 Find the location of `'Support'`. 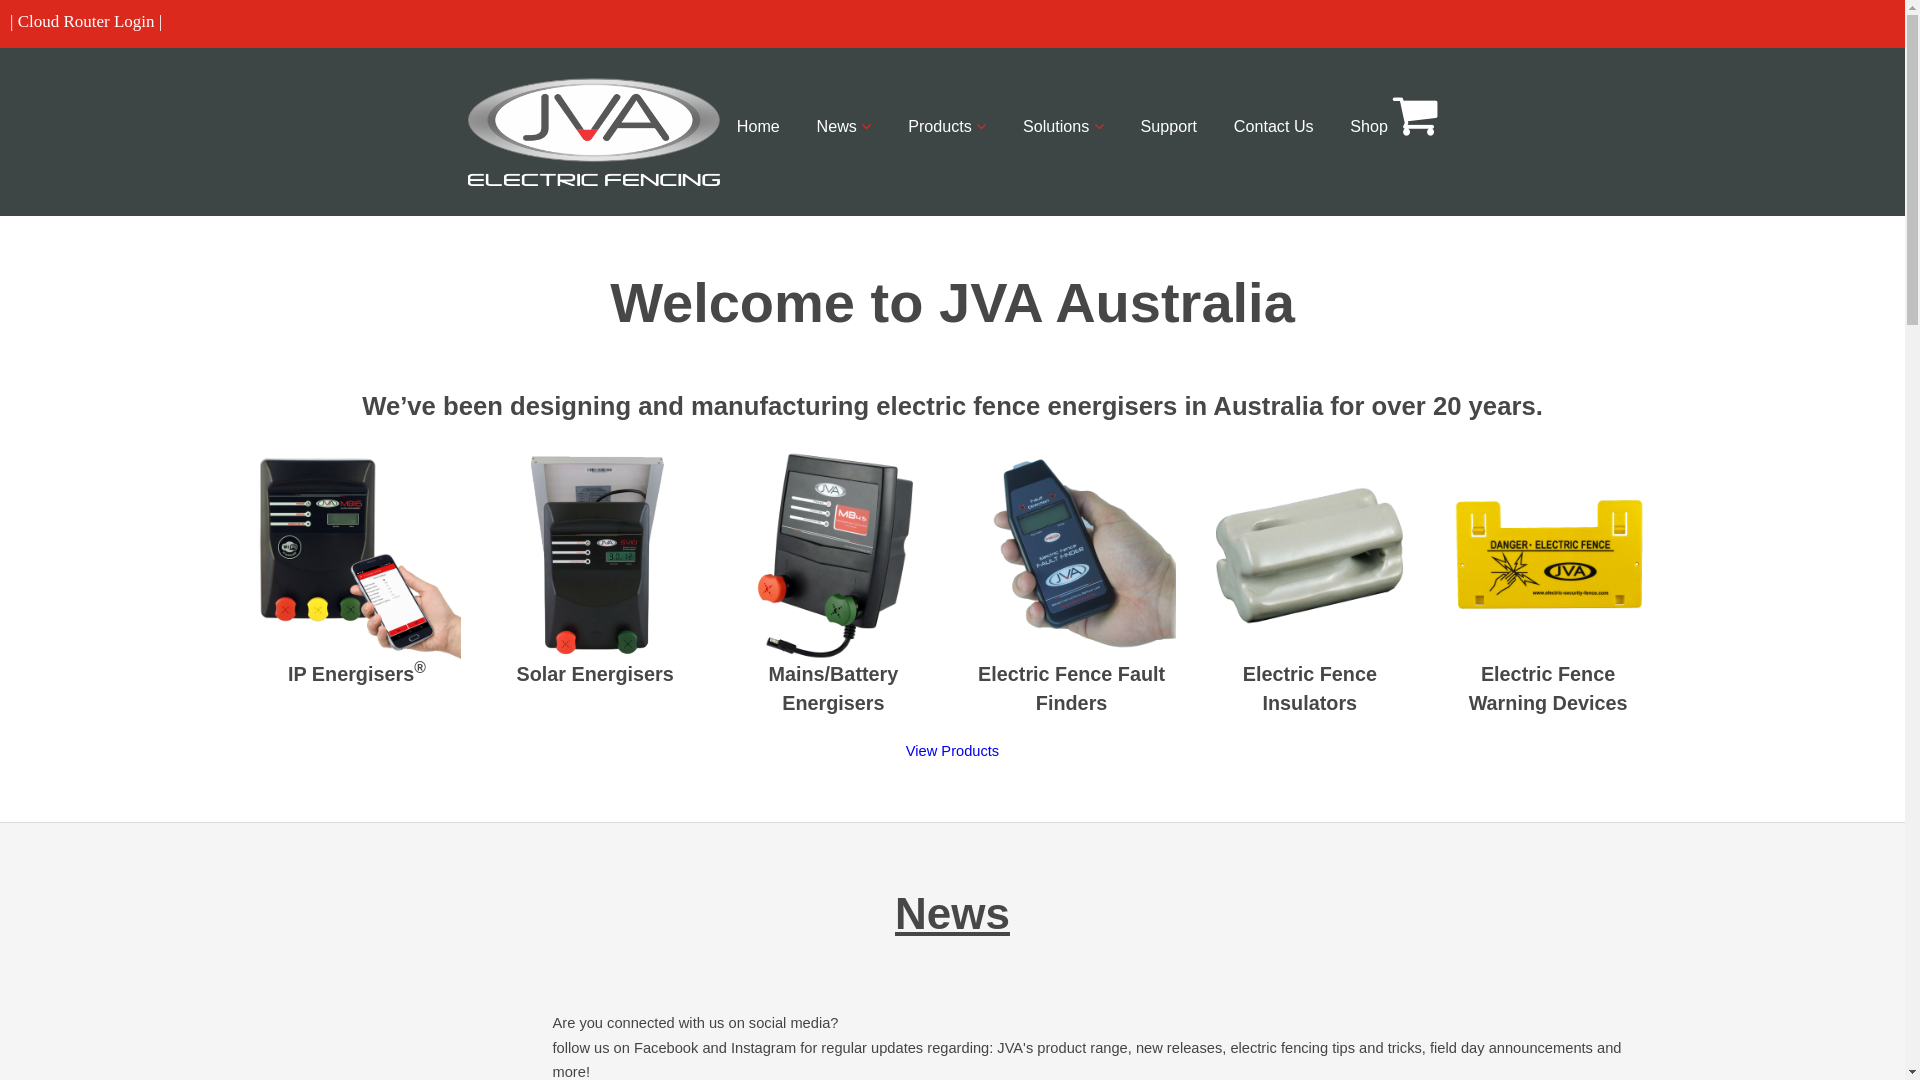

'Support' is located at coordinates (1169, 126).